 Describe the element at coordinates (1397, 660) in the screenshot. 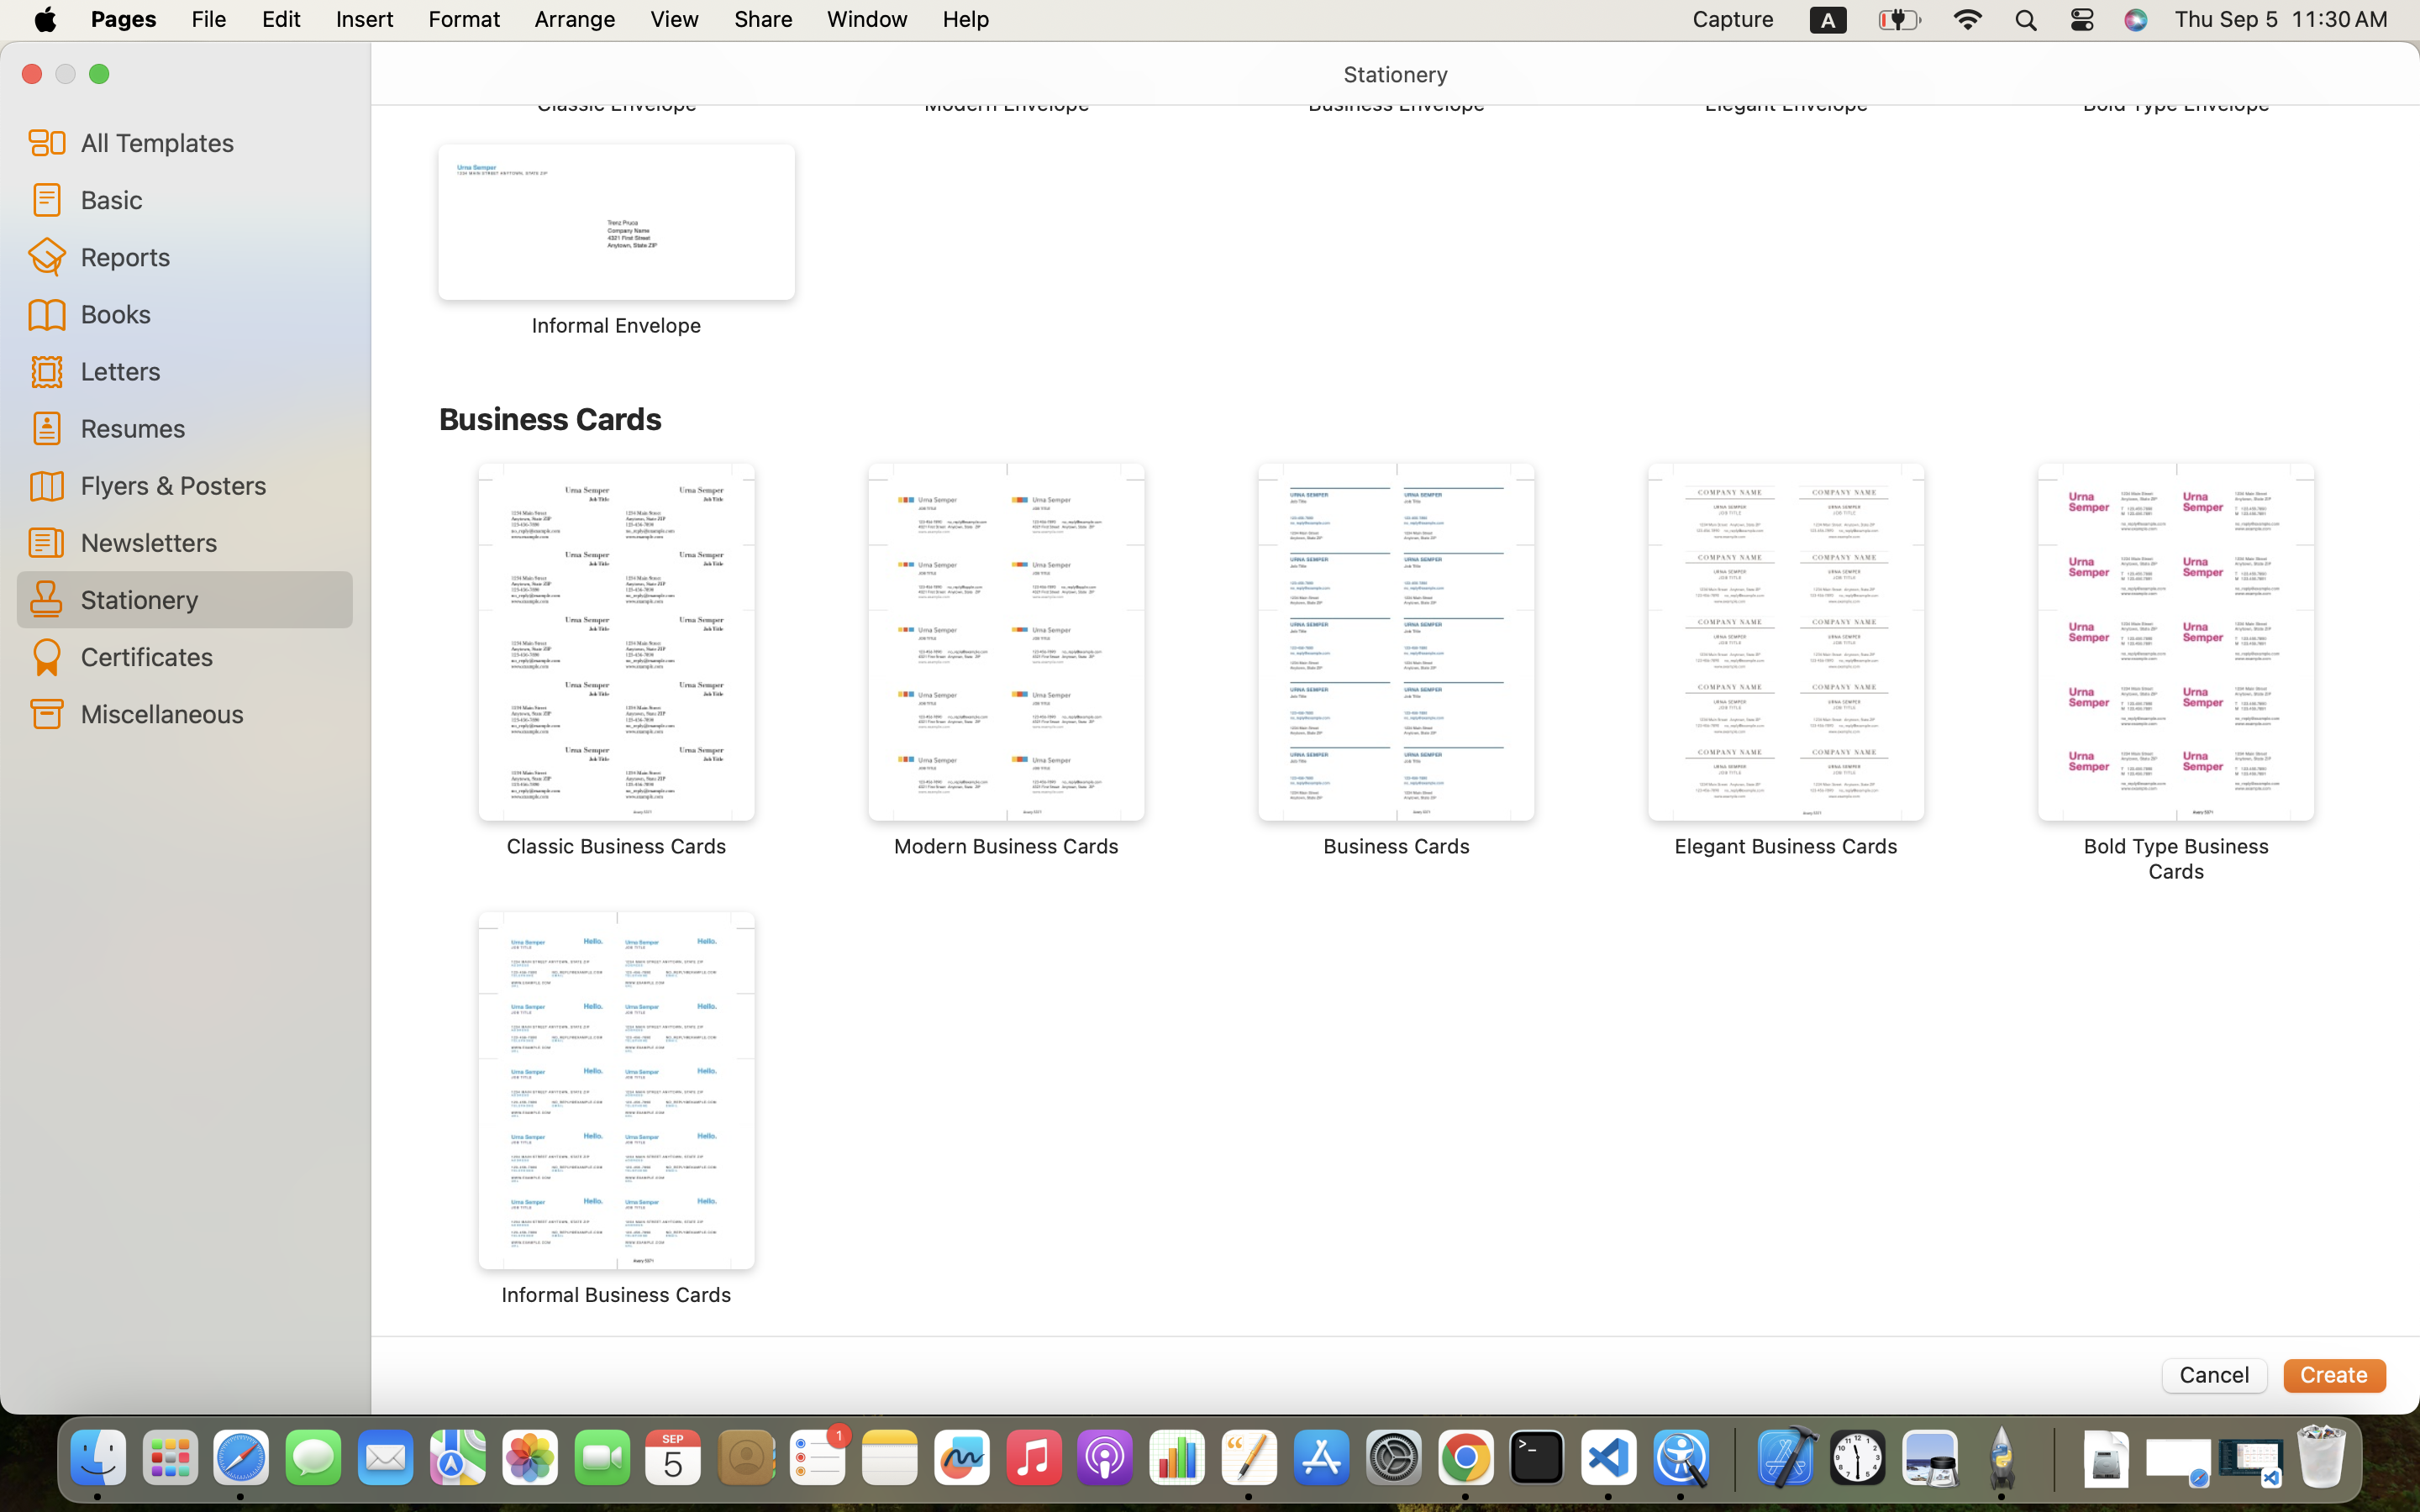

I see `'‎⁨Business Cards⁩'` at that location.